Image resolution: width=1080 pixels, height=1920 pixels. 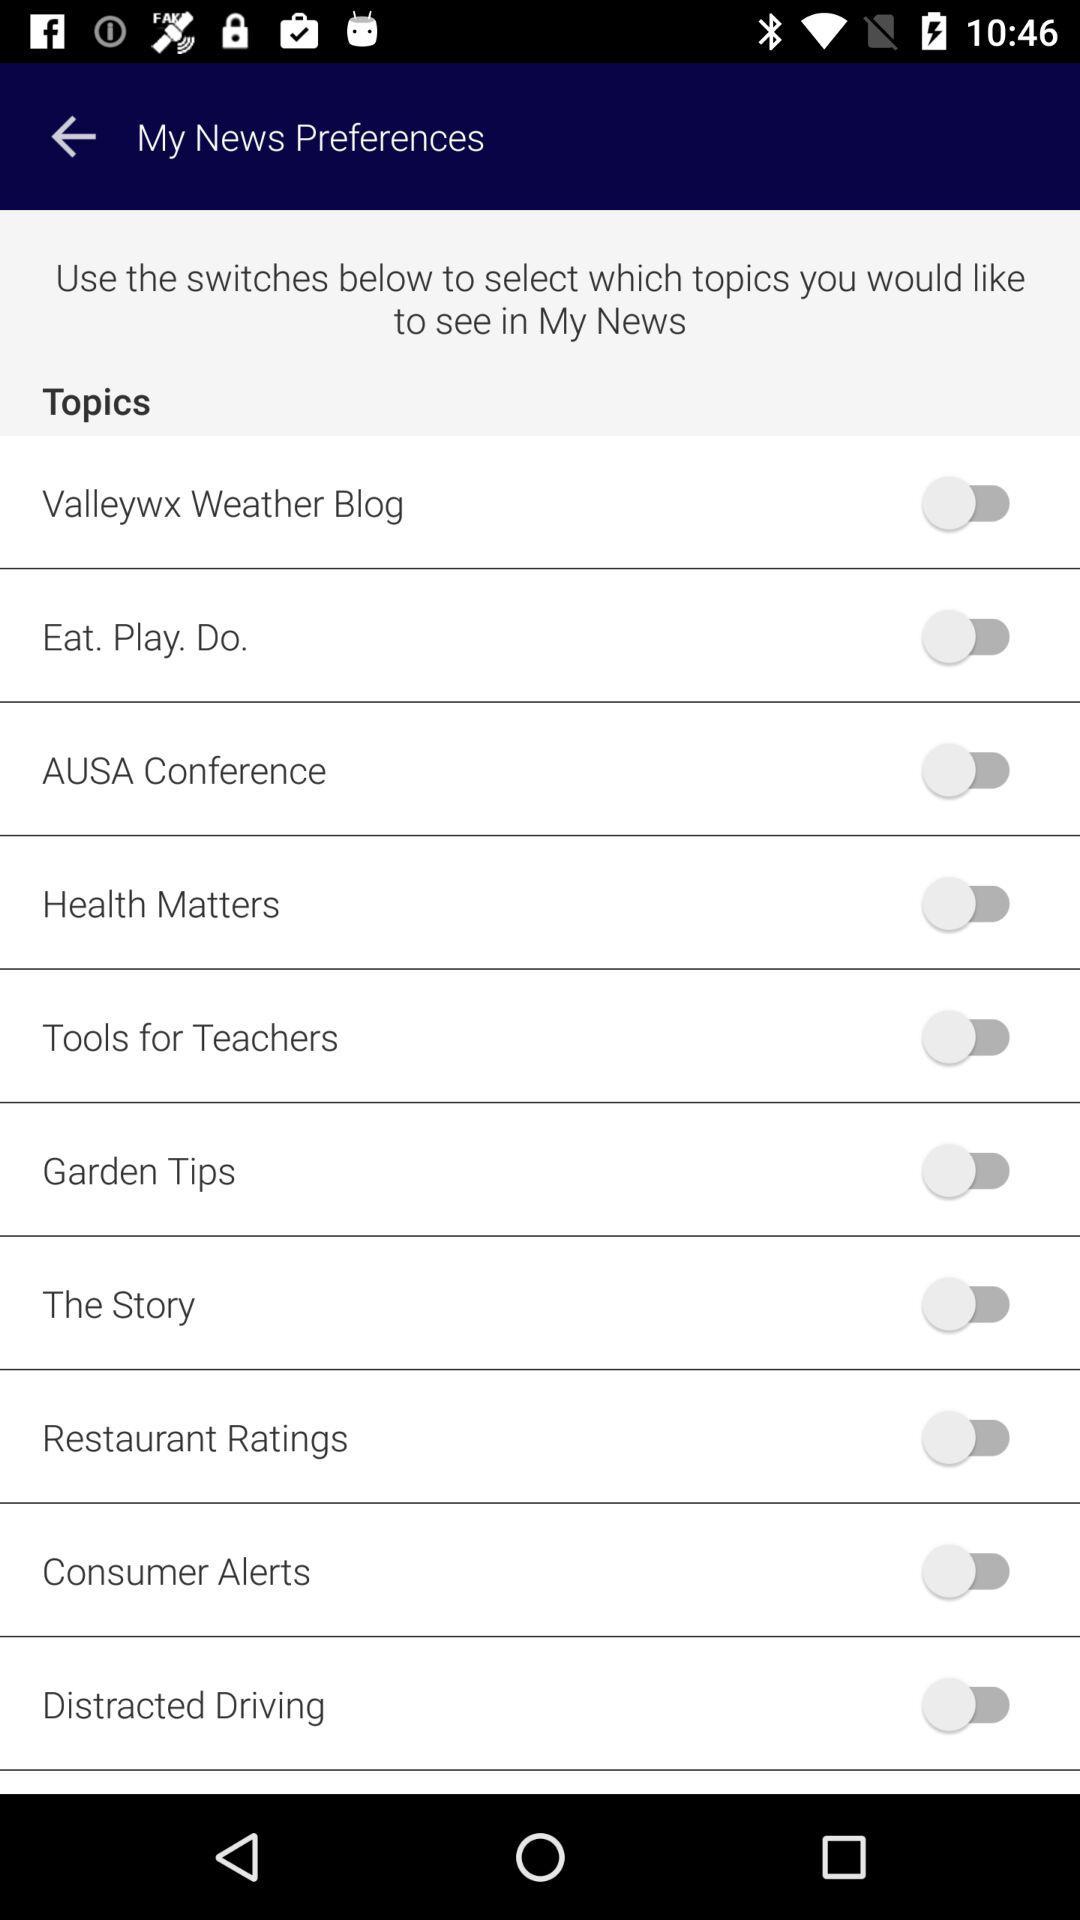 What do you see at coordinates (974, 1569) in the screenshot?
I see `toggles consumer alerts` at bounding box center [974, 1569].